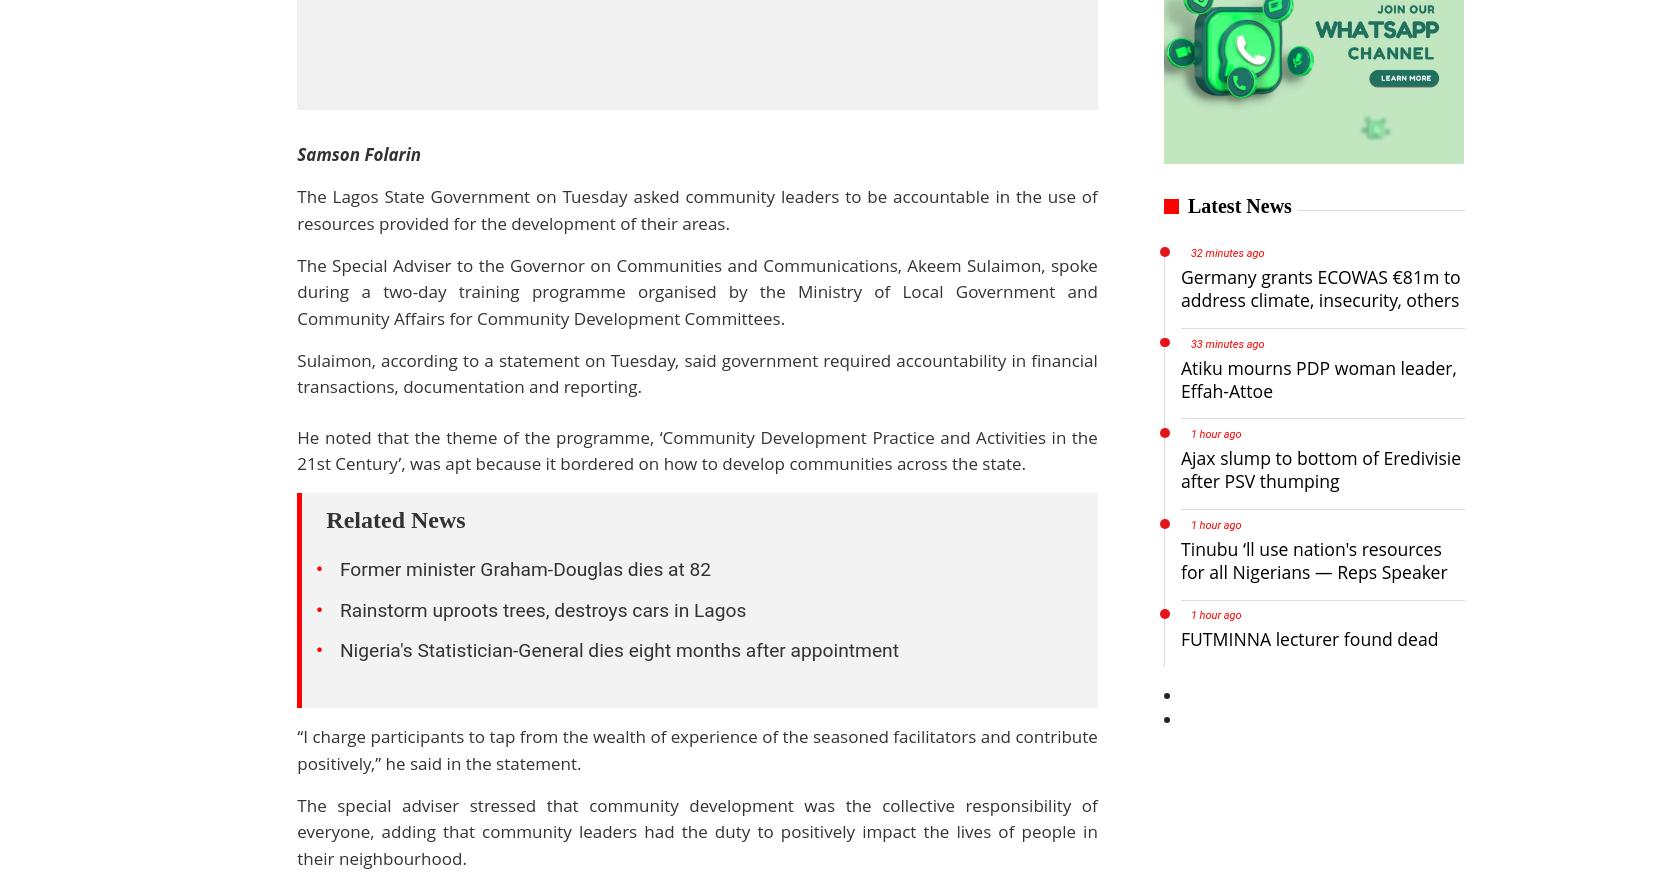 The width and height of the screenshot is (1654, 875). What do you see at coordinates (335, 847) in the screenshot?
I see `'Auto Famous'` at bounding box center [335, 847].